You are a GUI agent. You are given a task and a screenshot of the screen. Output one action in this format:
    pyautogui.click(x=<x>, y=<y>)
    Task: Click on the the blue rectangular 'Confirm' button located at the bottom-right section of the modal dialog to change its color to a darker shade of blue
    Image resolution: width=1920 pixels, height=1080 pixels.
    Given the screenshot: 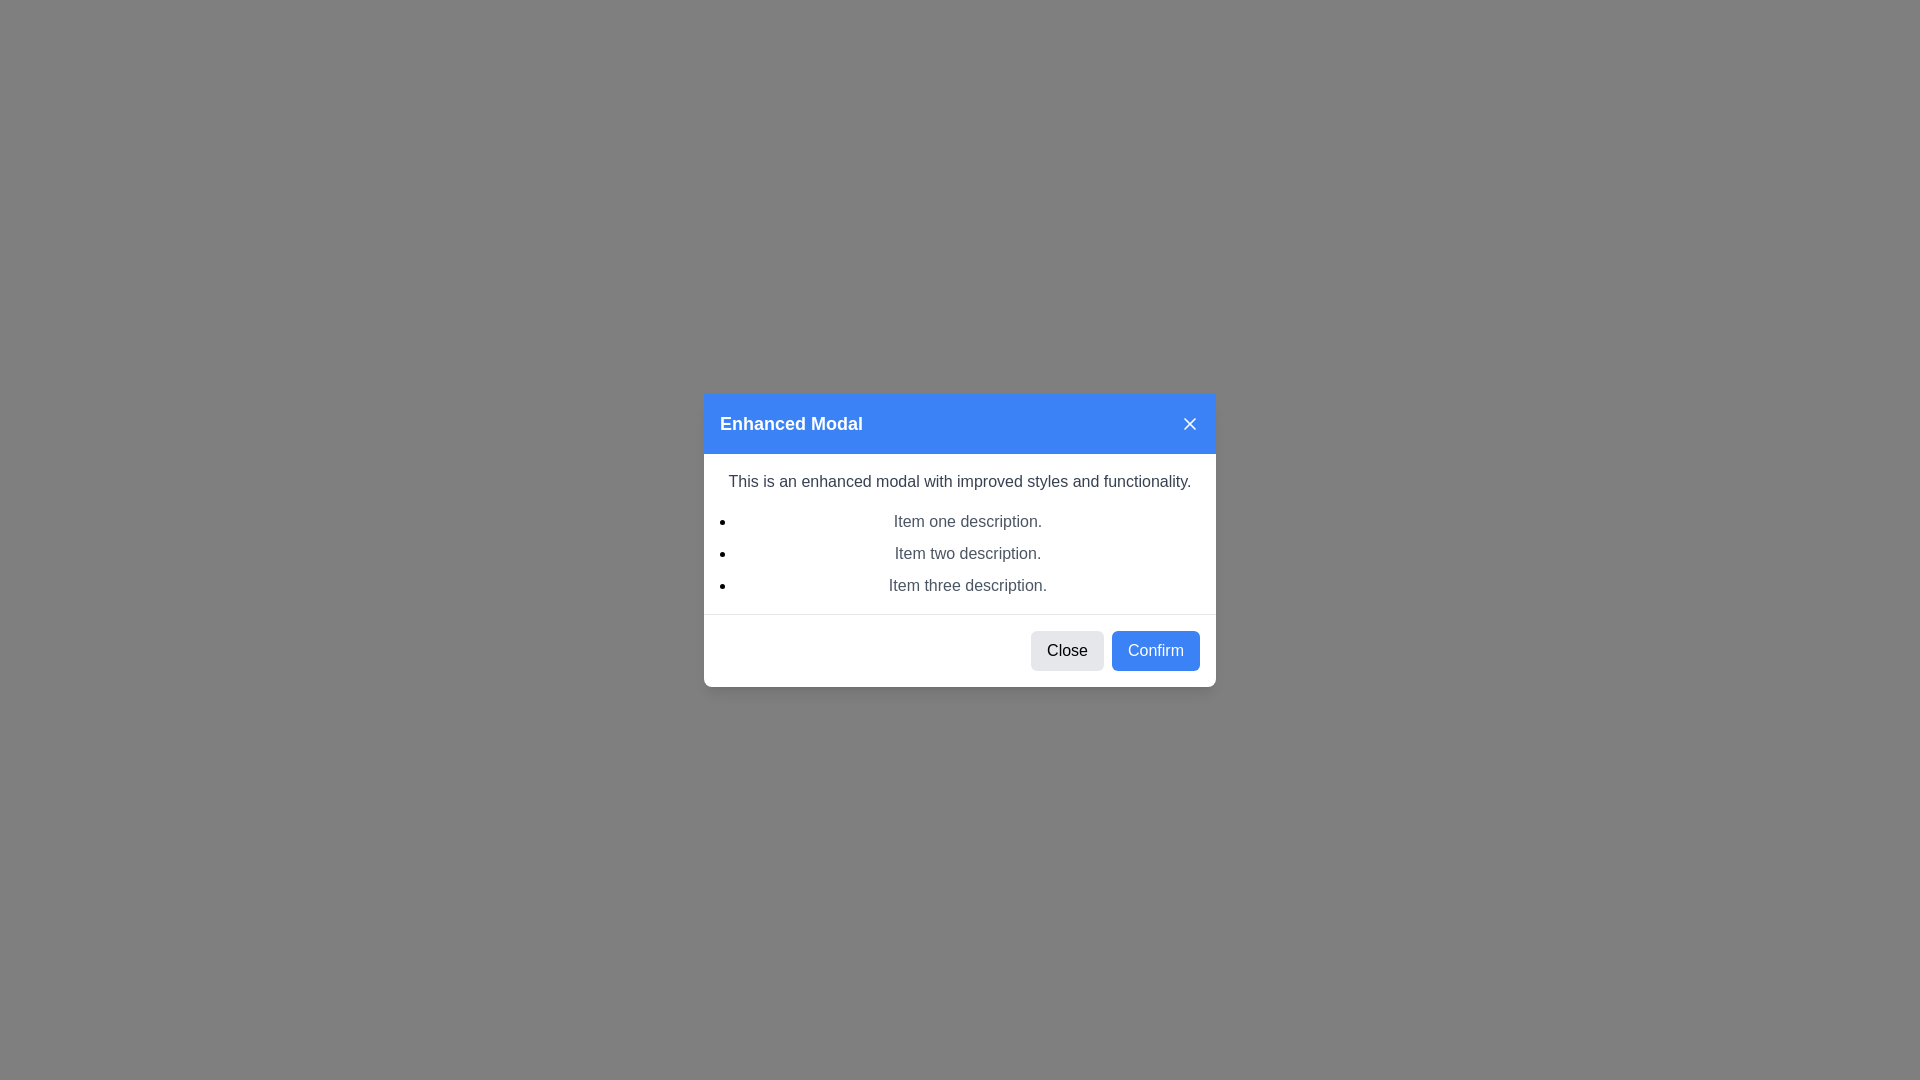 What is the action you would take?
    pyautogui.click(x=1156, y=650)
    